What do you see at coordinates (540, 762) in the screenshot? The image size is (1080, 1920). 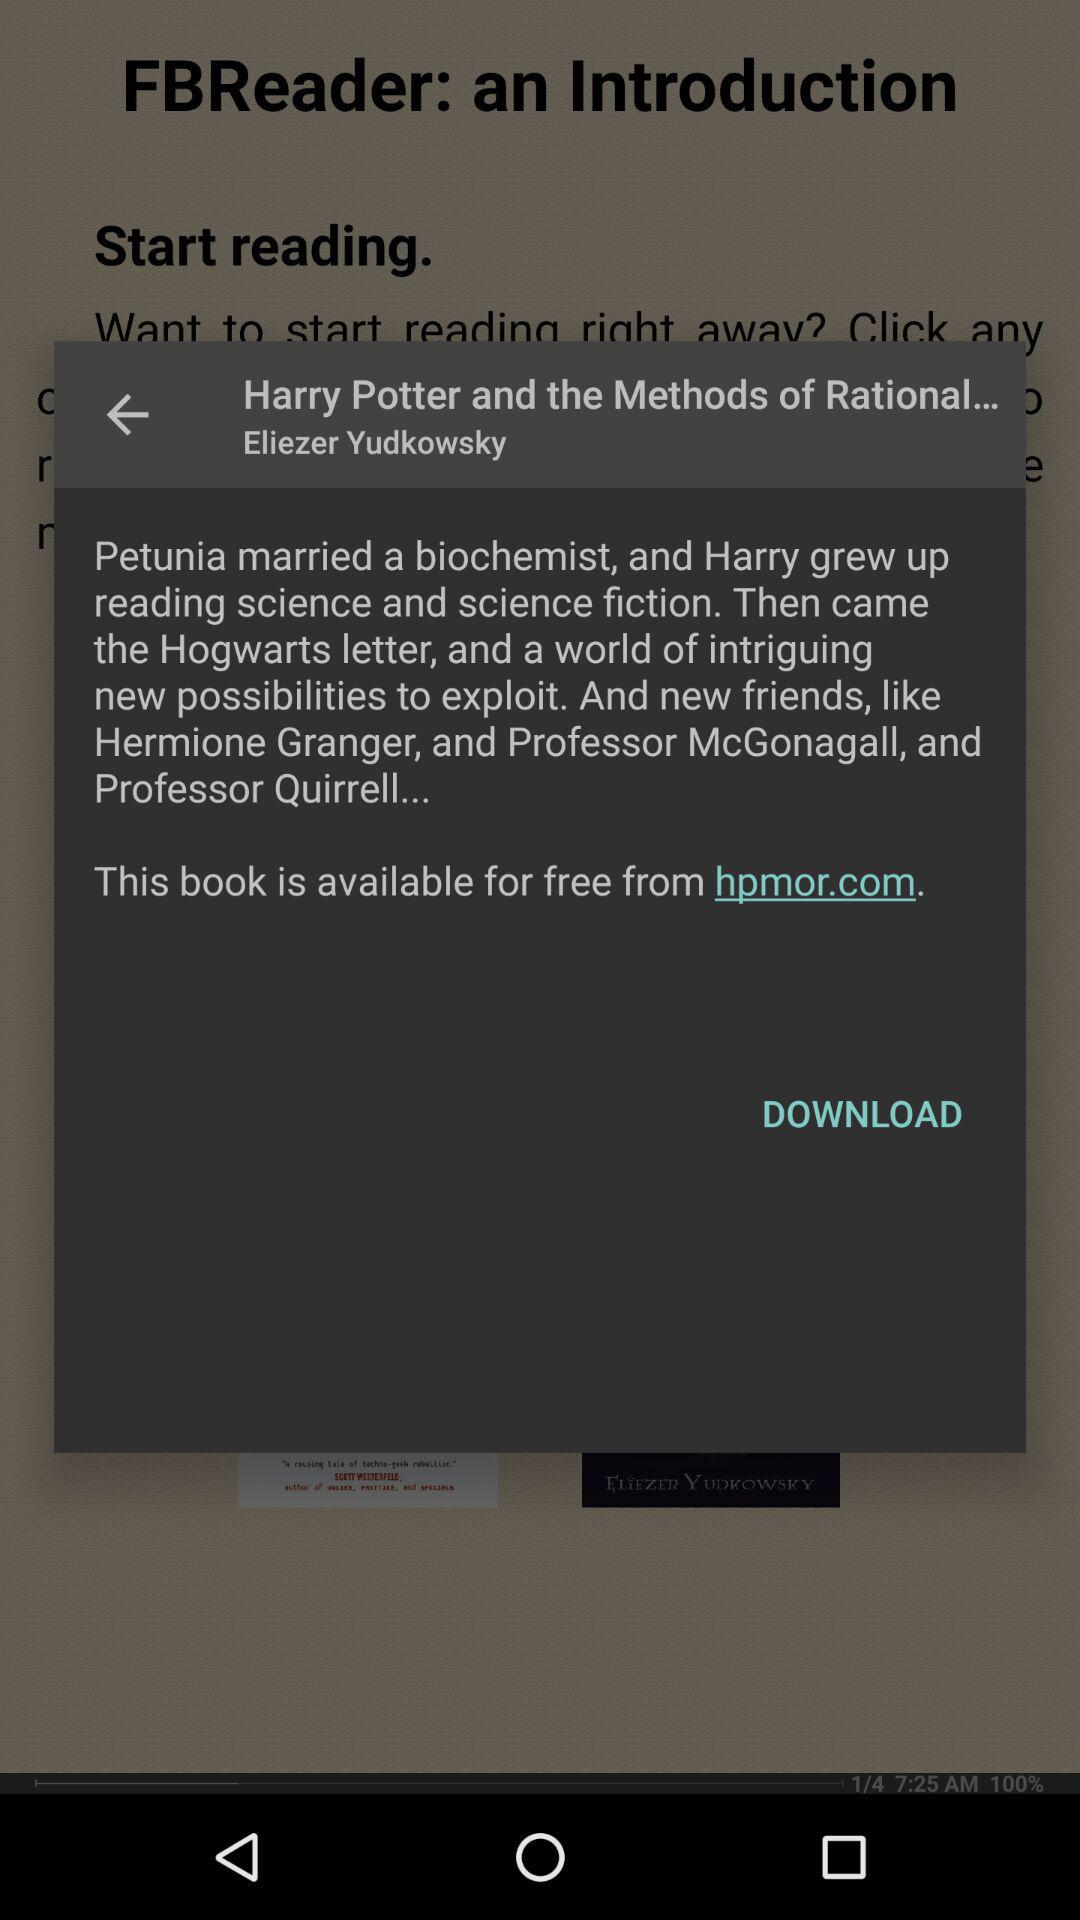 I see `icon above the download icon` at bounding box center [540, 762].